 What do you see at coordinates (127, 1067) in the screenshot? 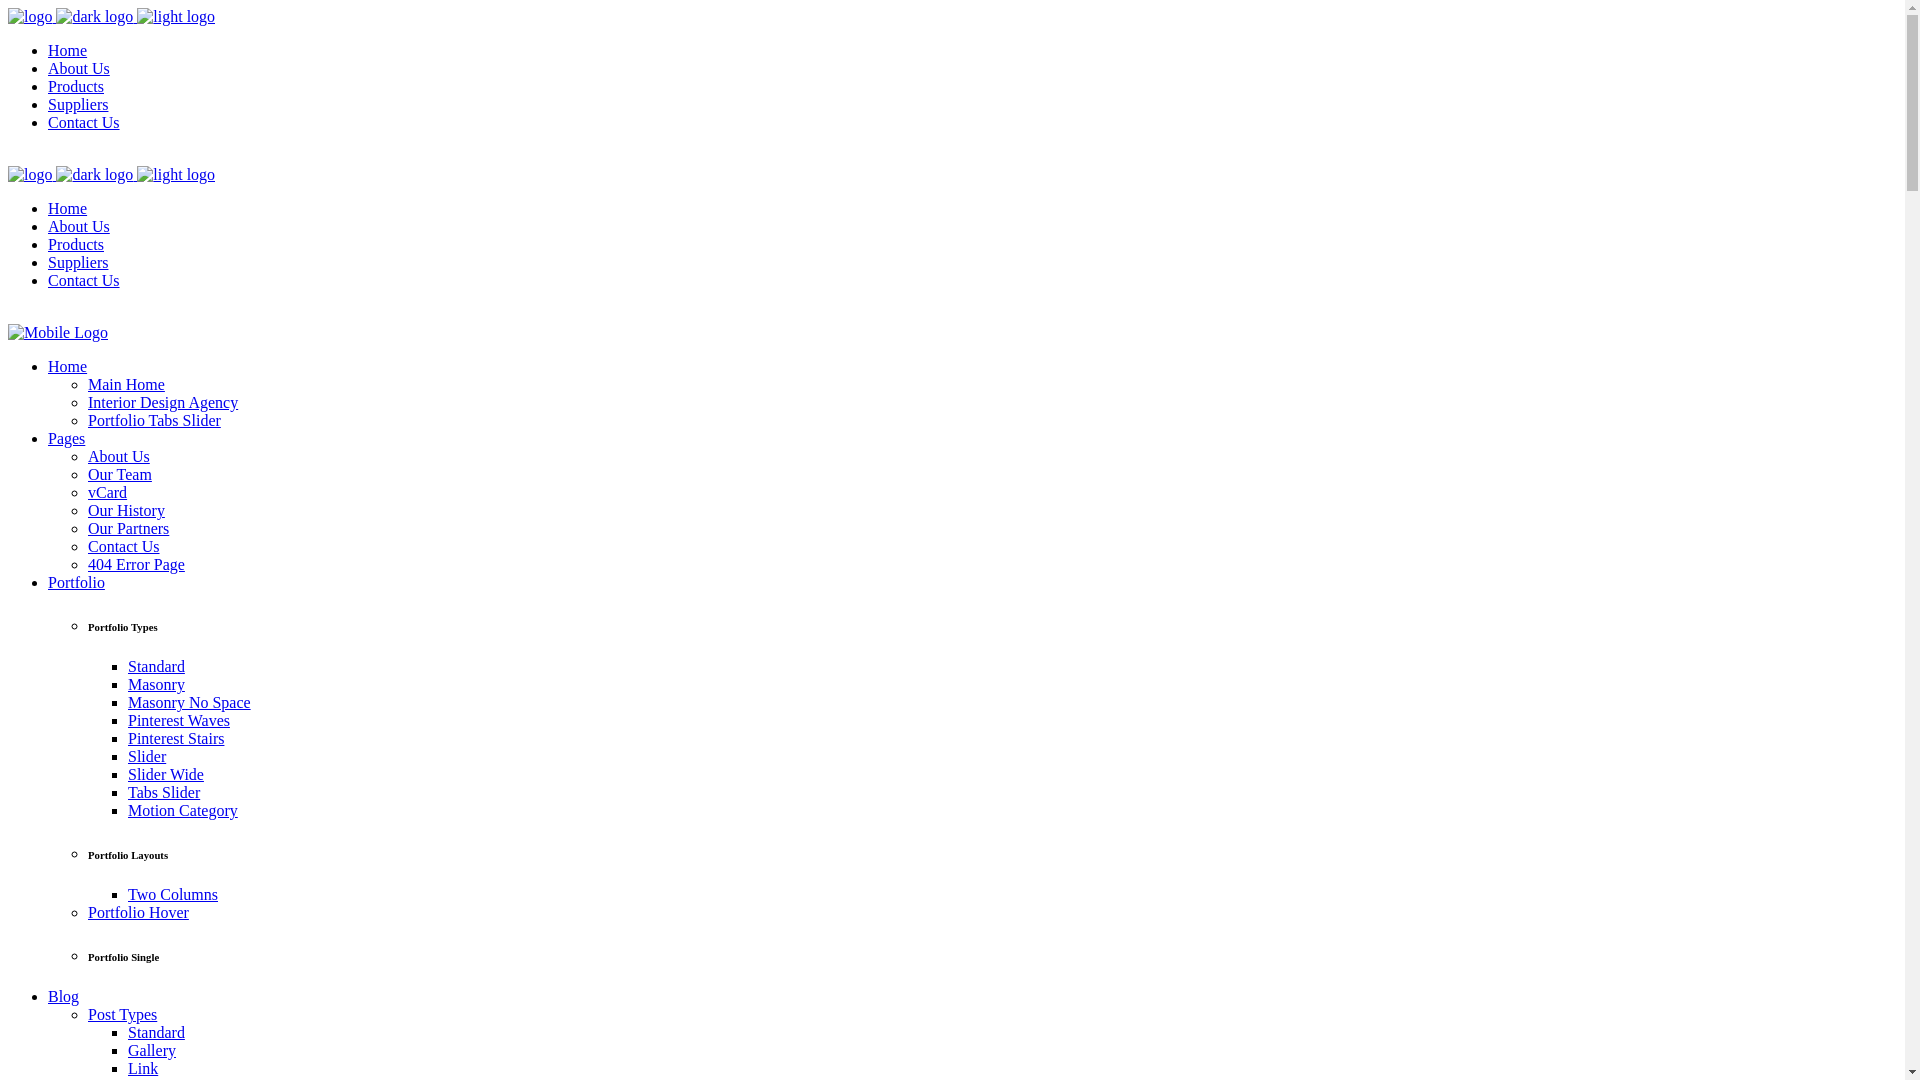
I see `'Link'` at bounding box center [127, 1067].